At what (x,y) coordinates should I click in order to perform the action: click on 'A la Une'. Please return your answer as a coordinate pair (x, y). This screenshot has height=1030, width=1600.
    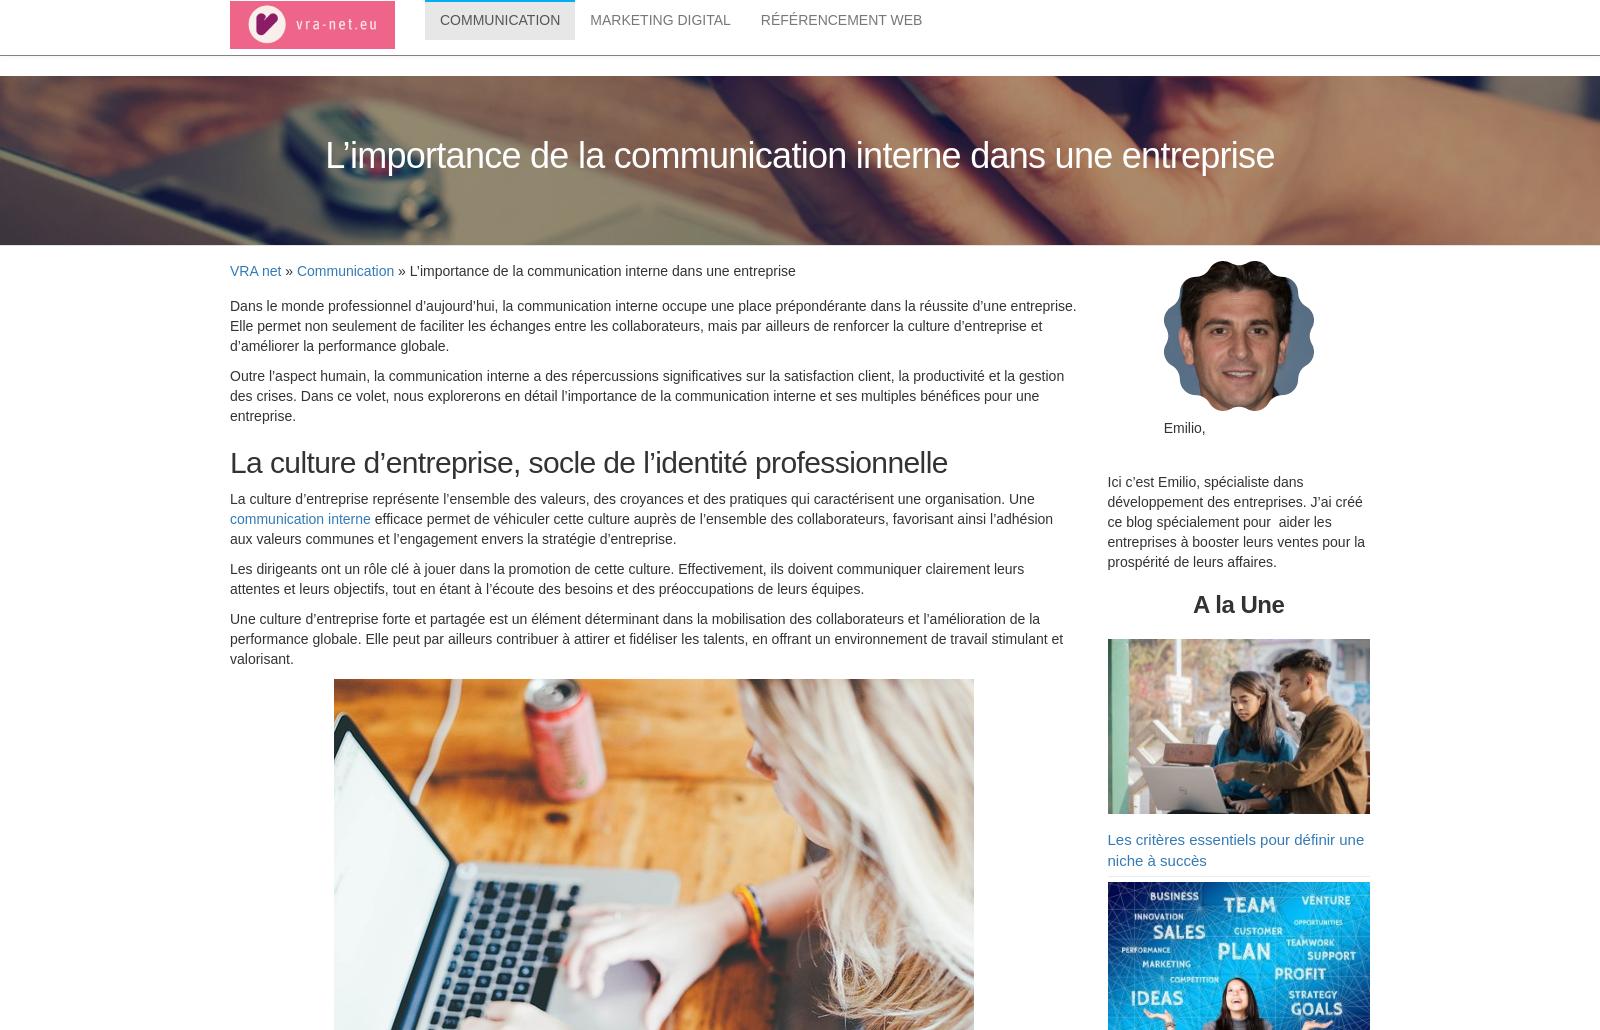
    Looking at the image, I should click on (1192, 607).